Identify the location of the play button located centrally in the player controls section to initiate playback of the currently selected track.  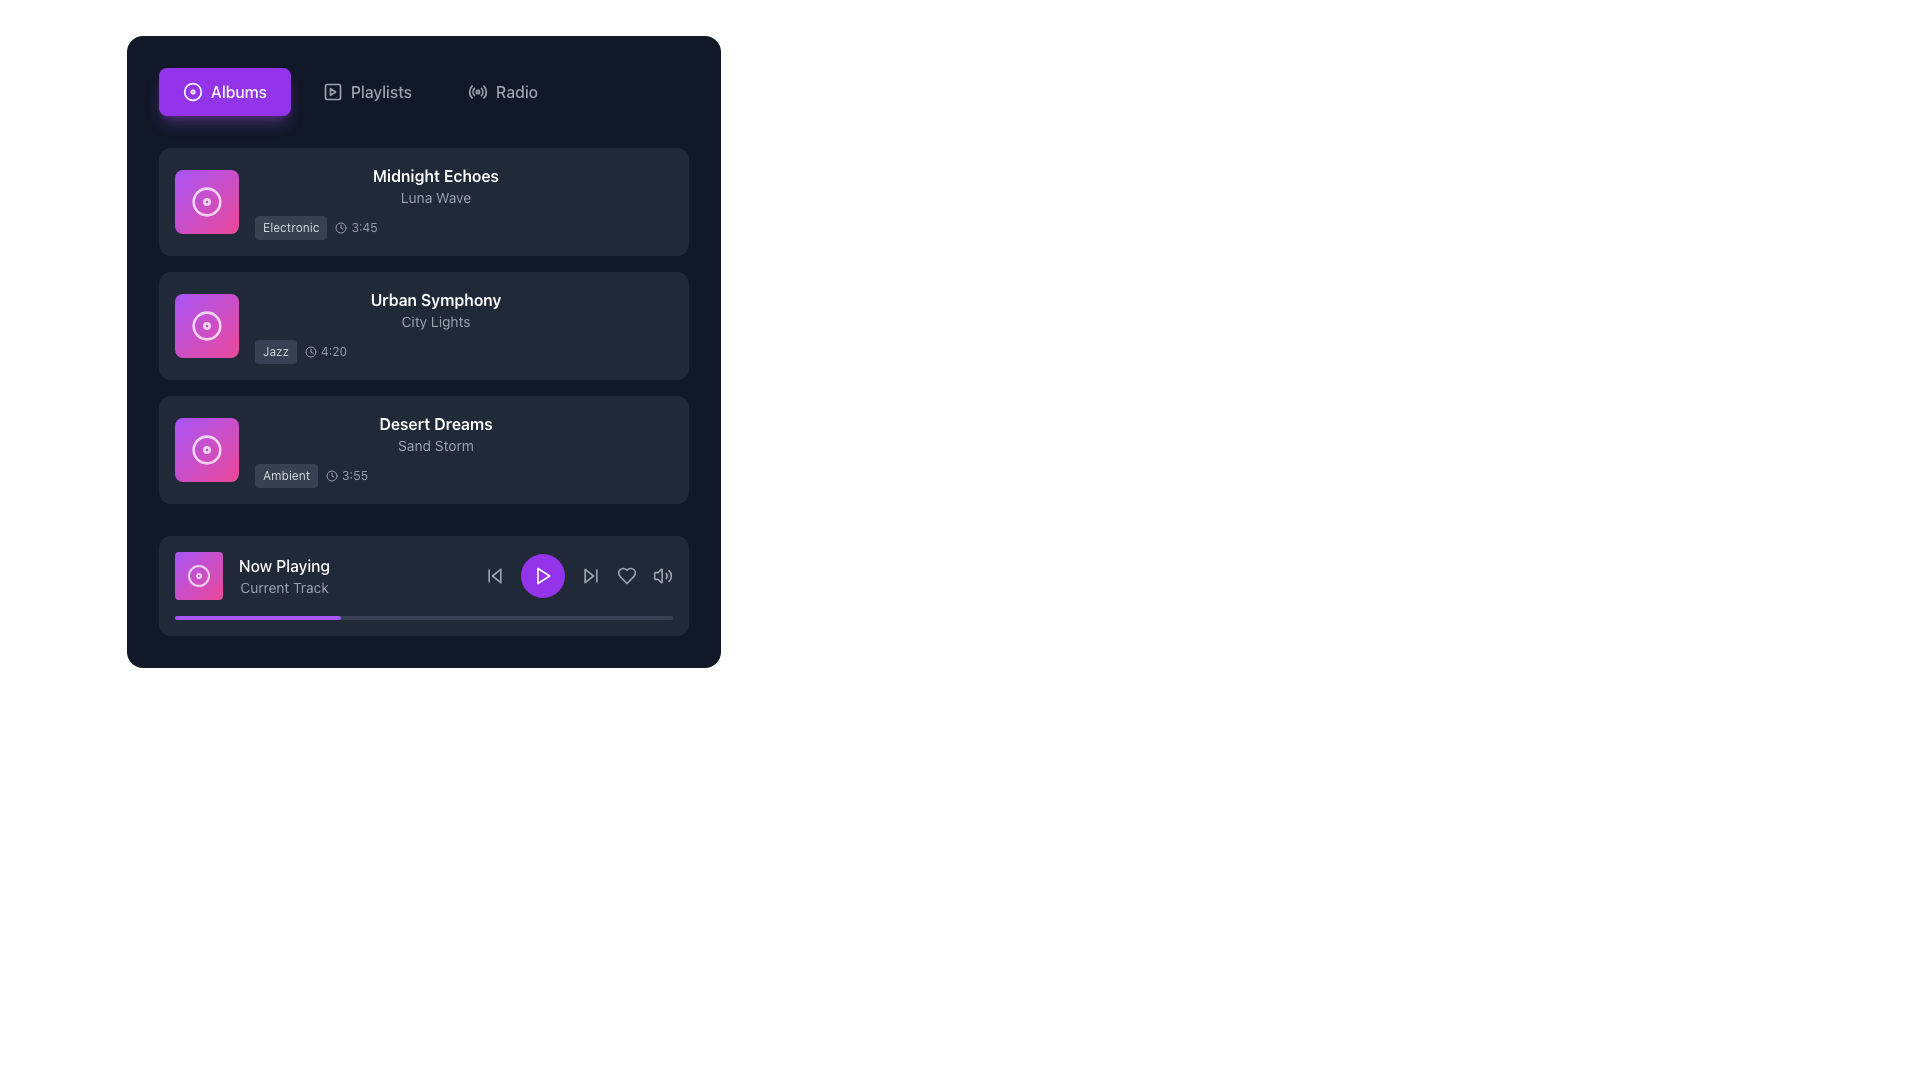
(542, 575).